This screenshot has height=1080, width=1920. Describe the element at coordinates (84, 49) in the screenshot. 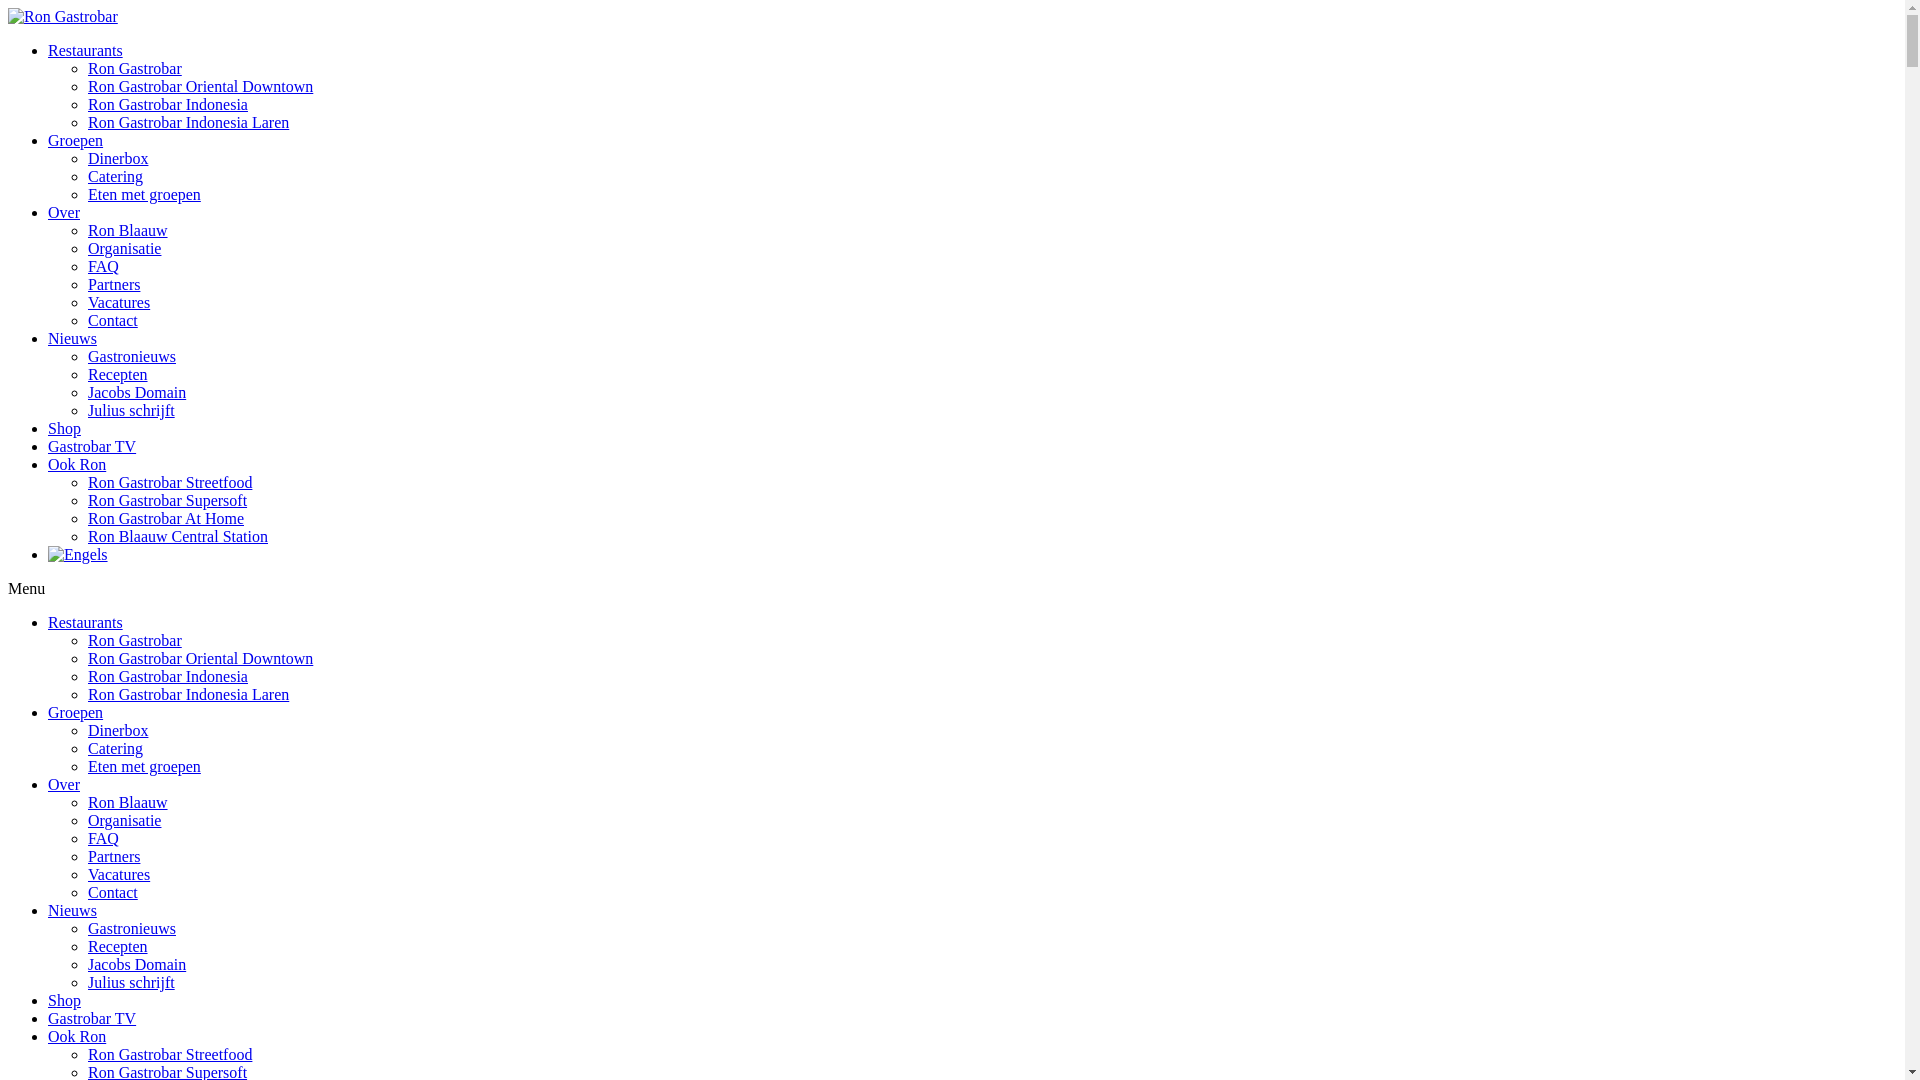

I see `'Restaurants'` at that location.